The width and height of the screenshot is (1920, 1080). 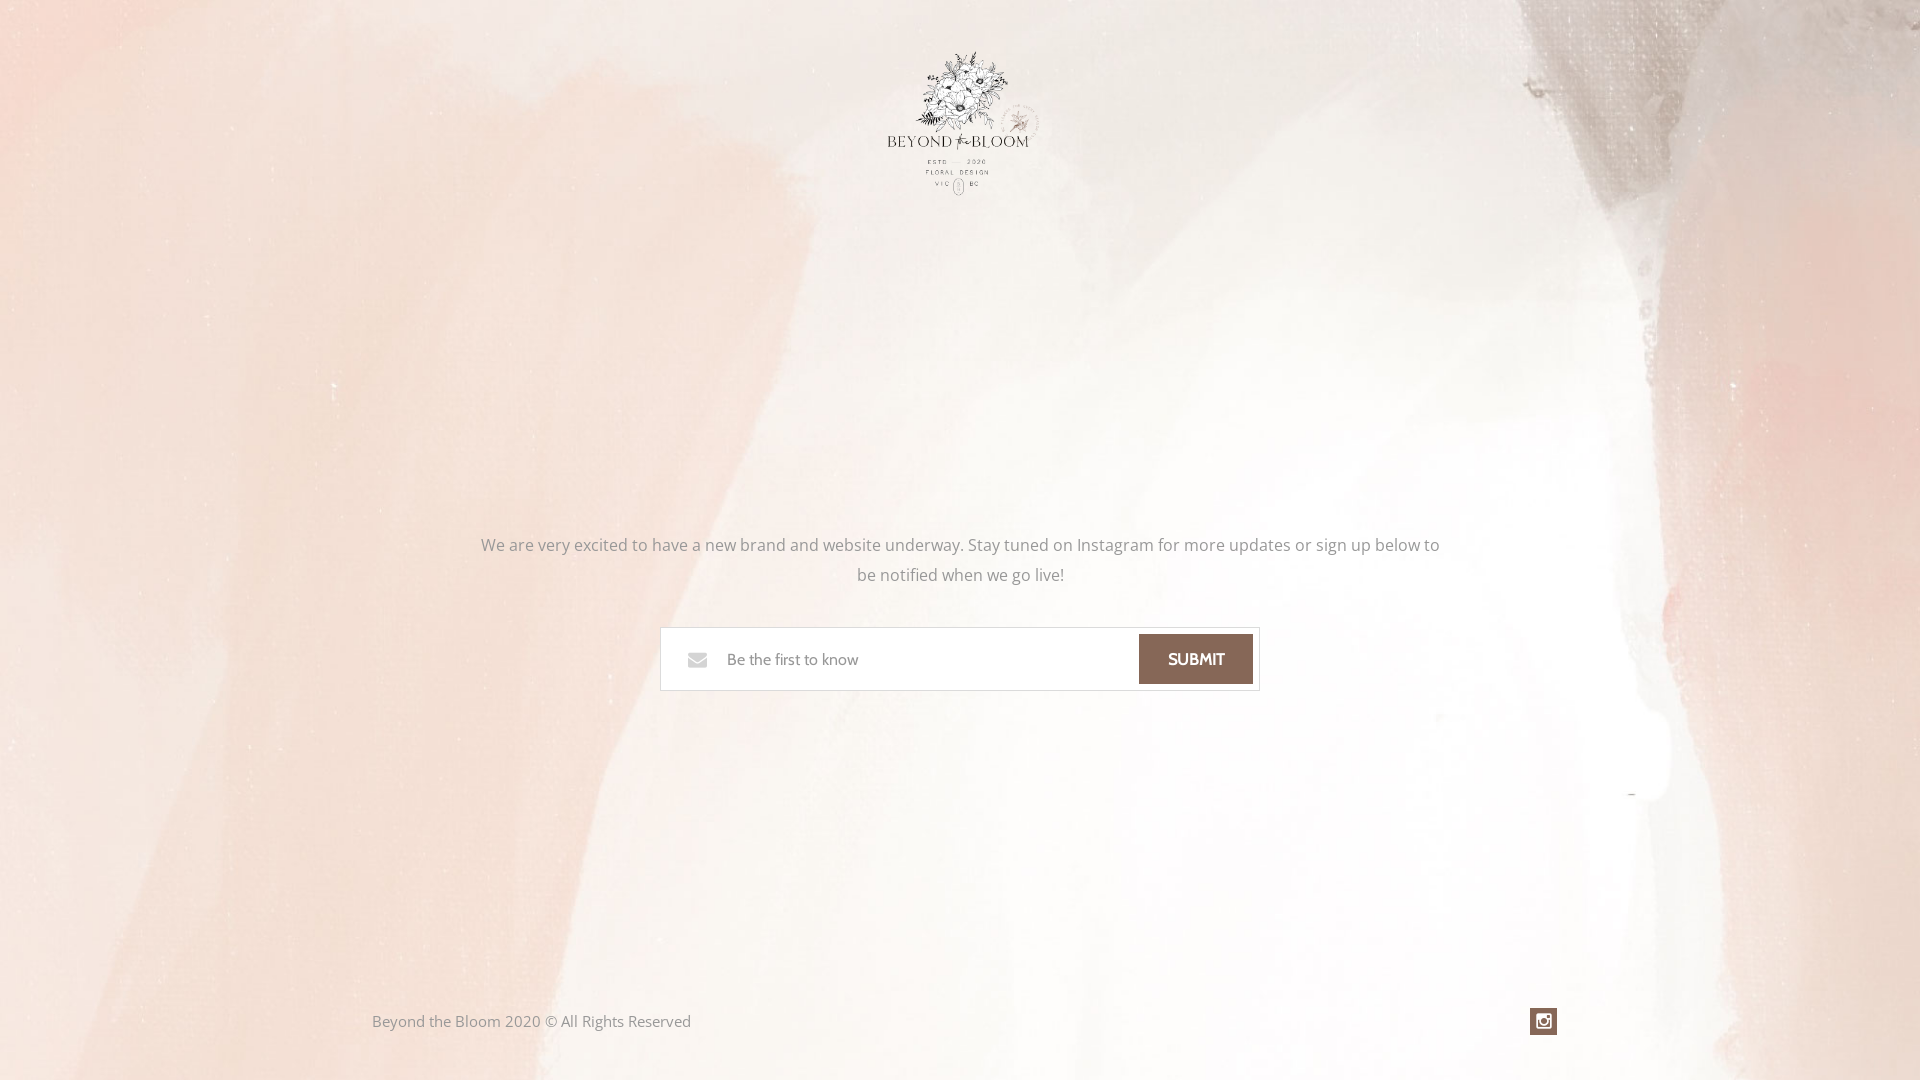 What do you see at coordinates (1195, 659) in the screenshot?
I see `'SUBMIT'` at bounding box center [1195, 659].